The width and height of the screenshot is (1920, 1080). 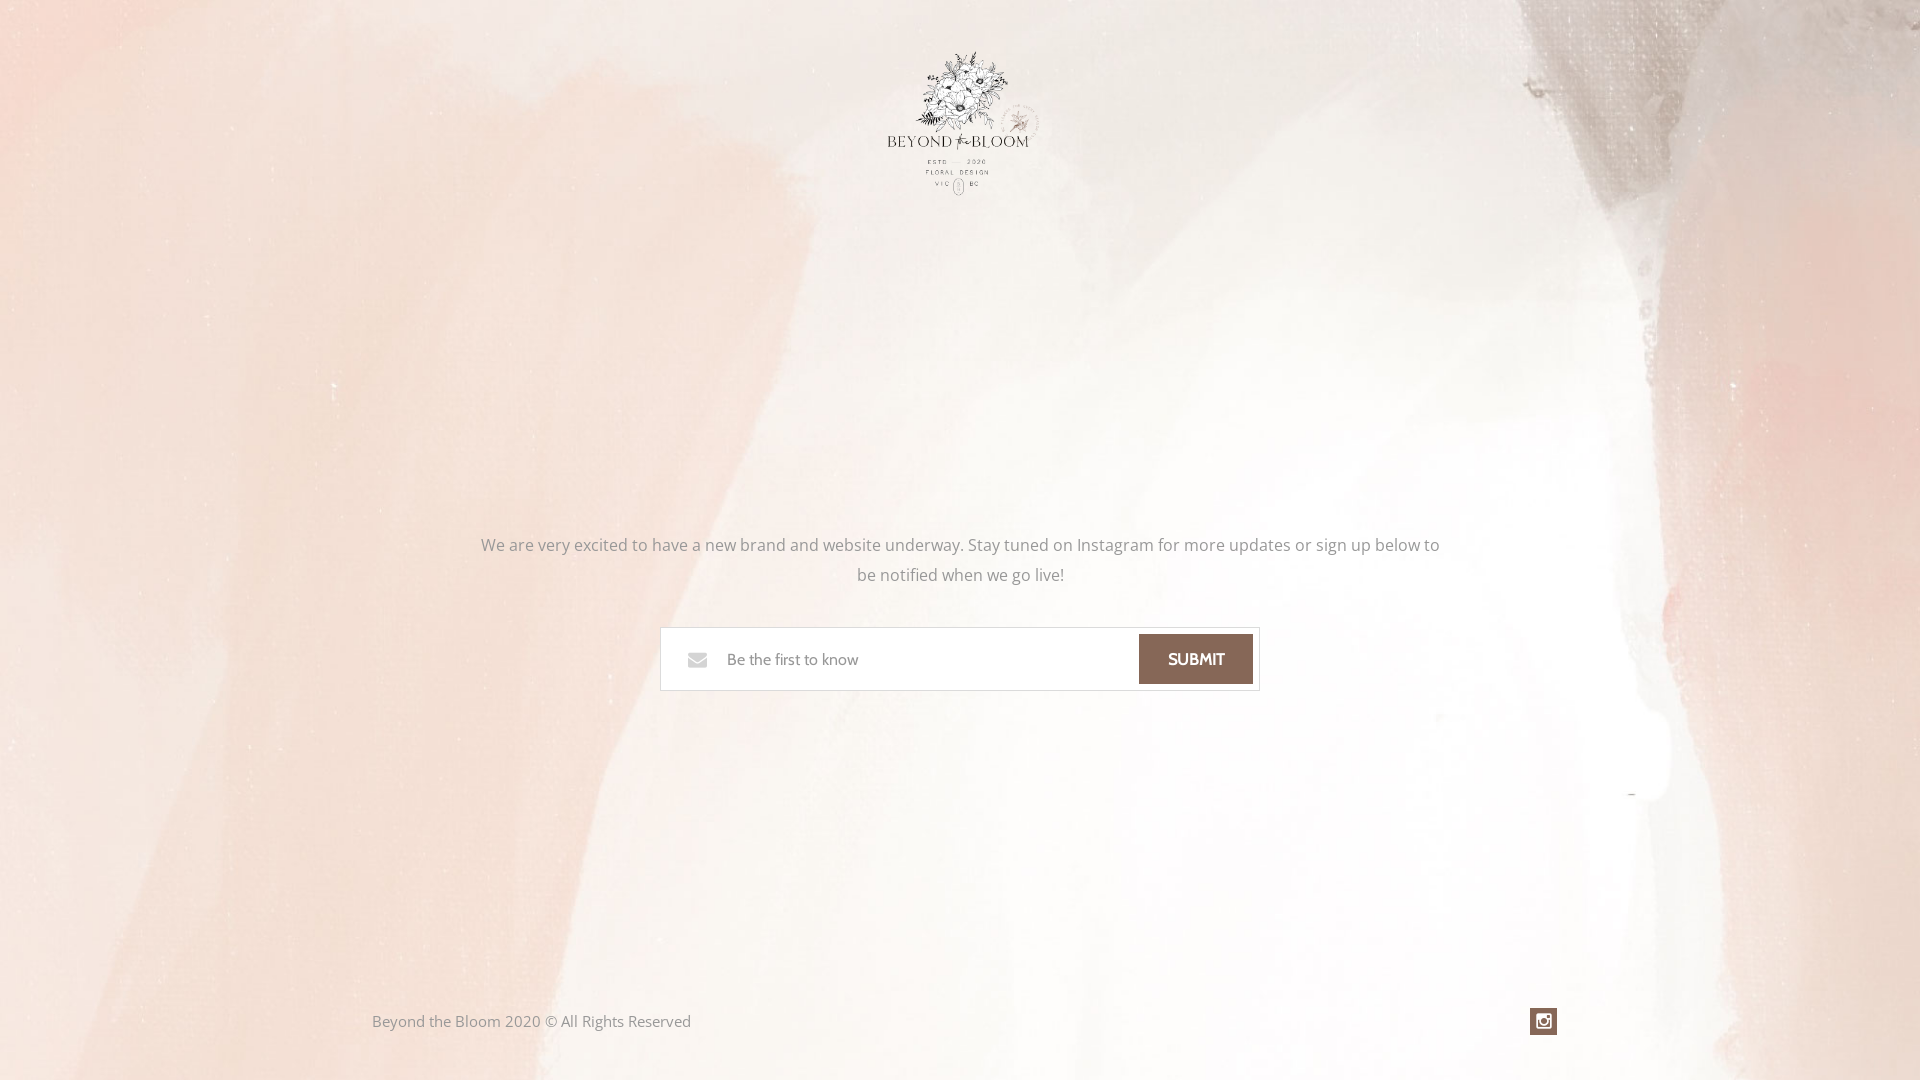 What do you see at coordinates (1195, 659) in the screenshot?
I see `'SUBMIT'` at bounding box center [1195, 659].